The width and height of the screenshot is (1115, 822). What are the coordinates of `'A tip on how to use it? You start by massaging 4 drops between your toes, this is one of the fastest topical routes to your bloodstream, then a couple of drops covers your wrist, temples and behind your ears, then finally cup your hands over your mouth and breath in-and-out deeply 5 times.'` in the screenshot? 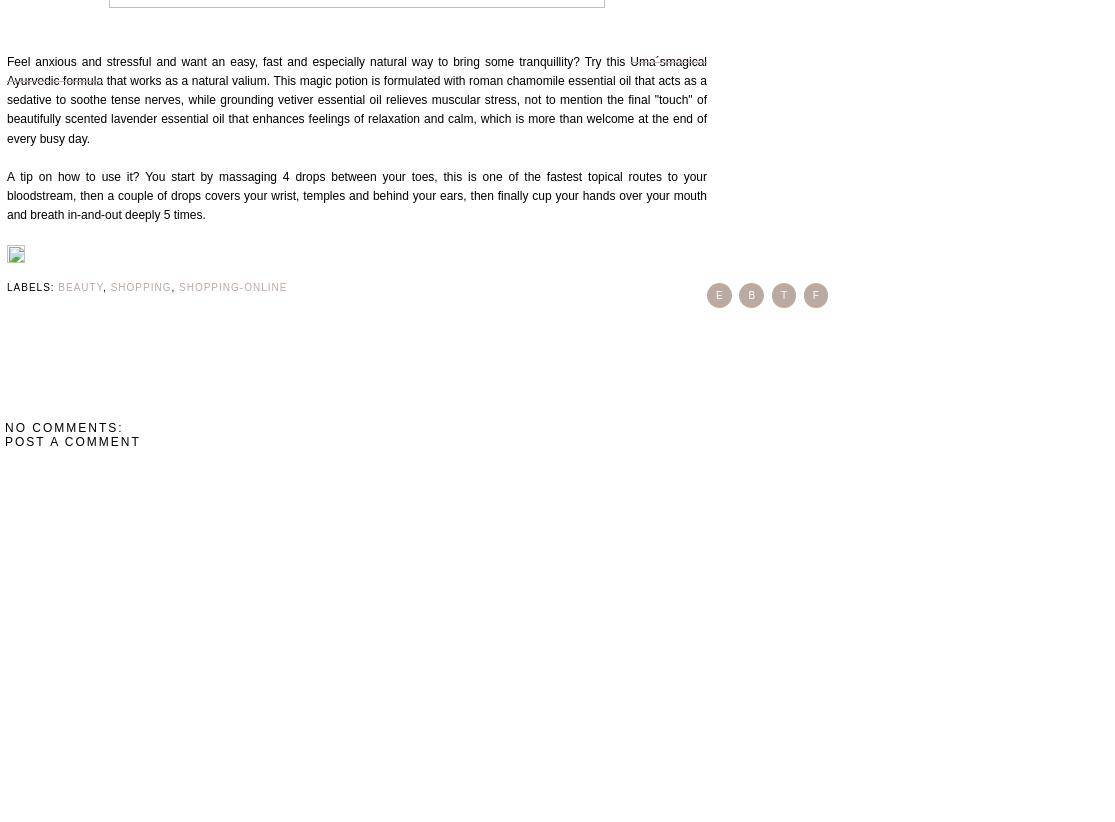 It's located at (356, 194).